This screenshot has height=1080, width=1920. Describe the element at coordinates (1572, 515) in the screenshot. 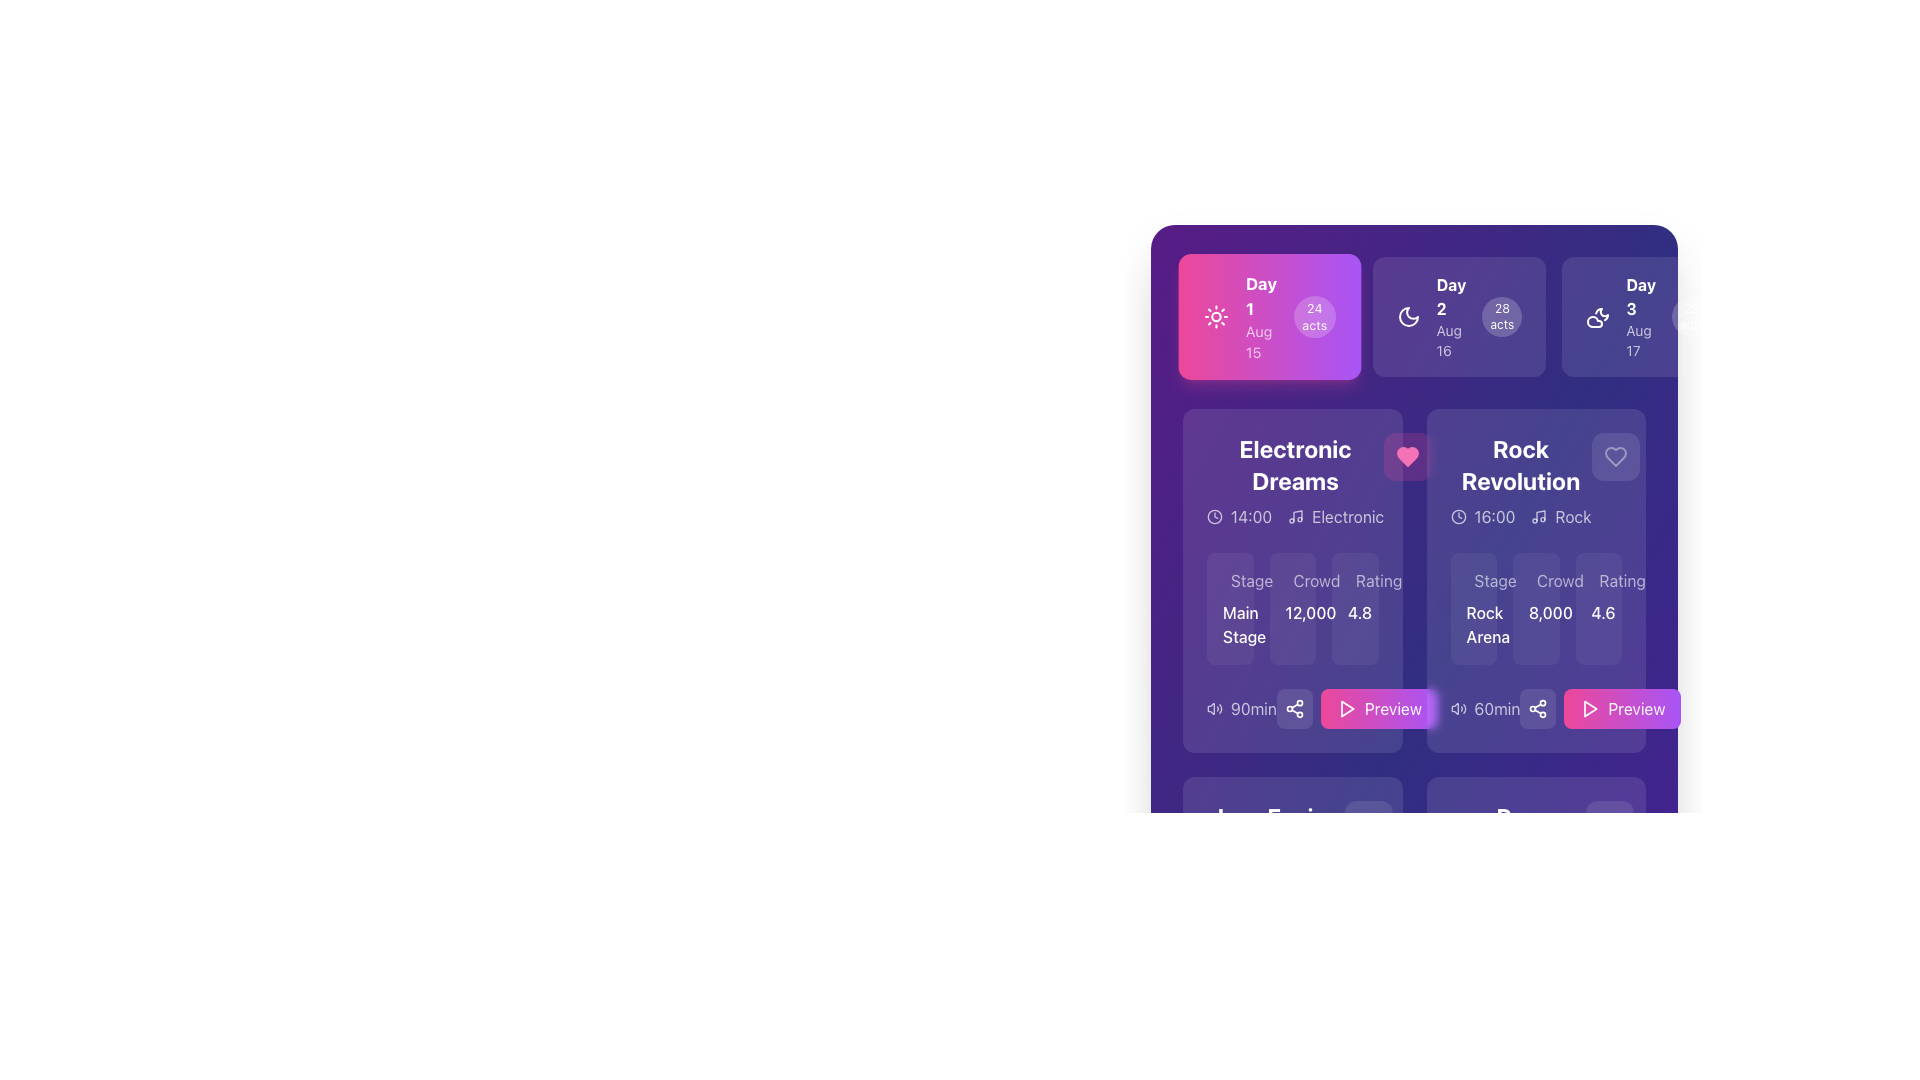

I see `the 'Rock' label in the 'Rock Revolution' section, which indicates the musical genre associated with the event` at that location.